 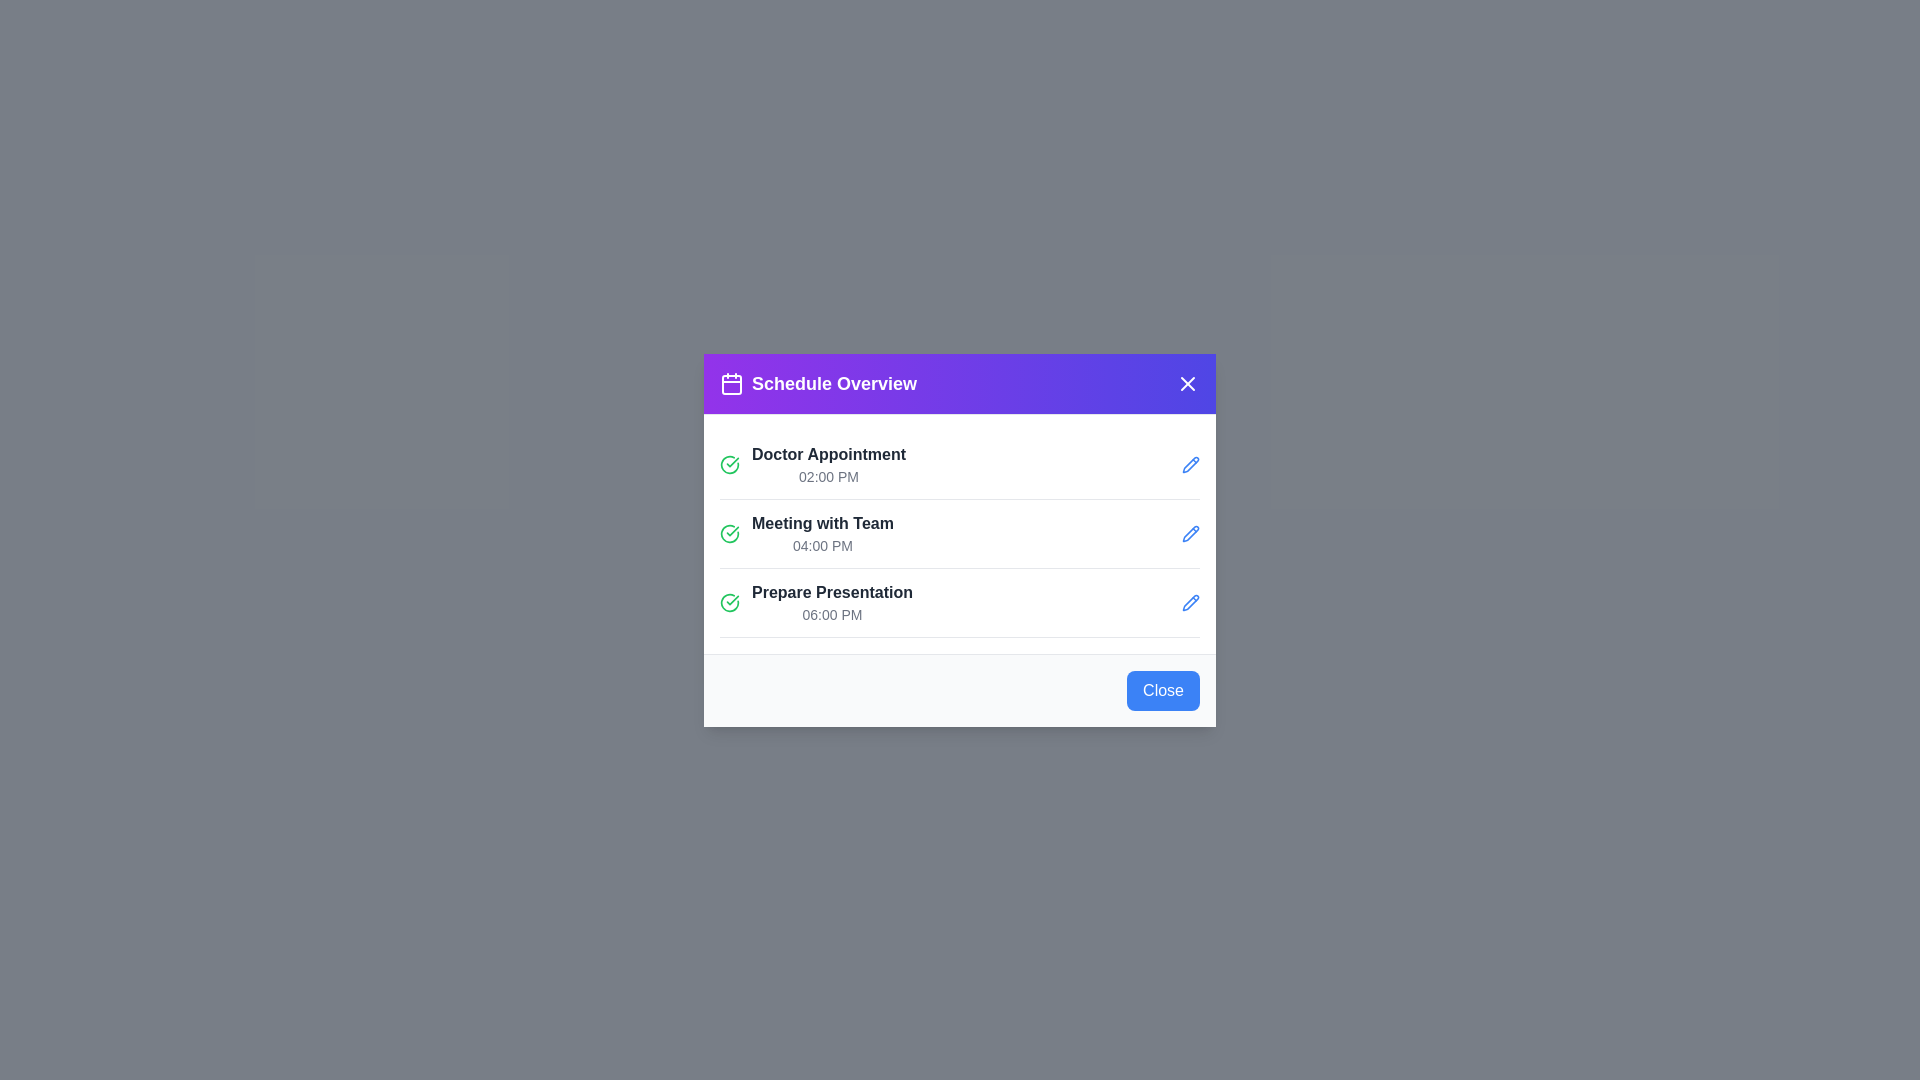 What do you see at coordinates (1190, 464) in the screenshot?
I see `the edit action trigger button for the 'Doctor Appointment' event, located at the rightmost edge of the corresponding line in the schedule overview modal, to change its appearance` at bounding box center [1190, 464].